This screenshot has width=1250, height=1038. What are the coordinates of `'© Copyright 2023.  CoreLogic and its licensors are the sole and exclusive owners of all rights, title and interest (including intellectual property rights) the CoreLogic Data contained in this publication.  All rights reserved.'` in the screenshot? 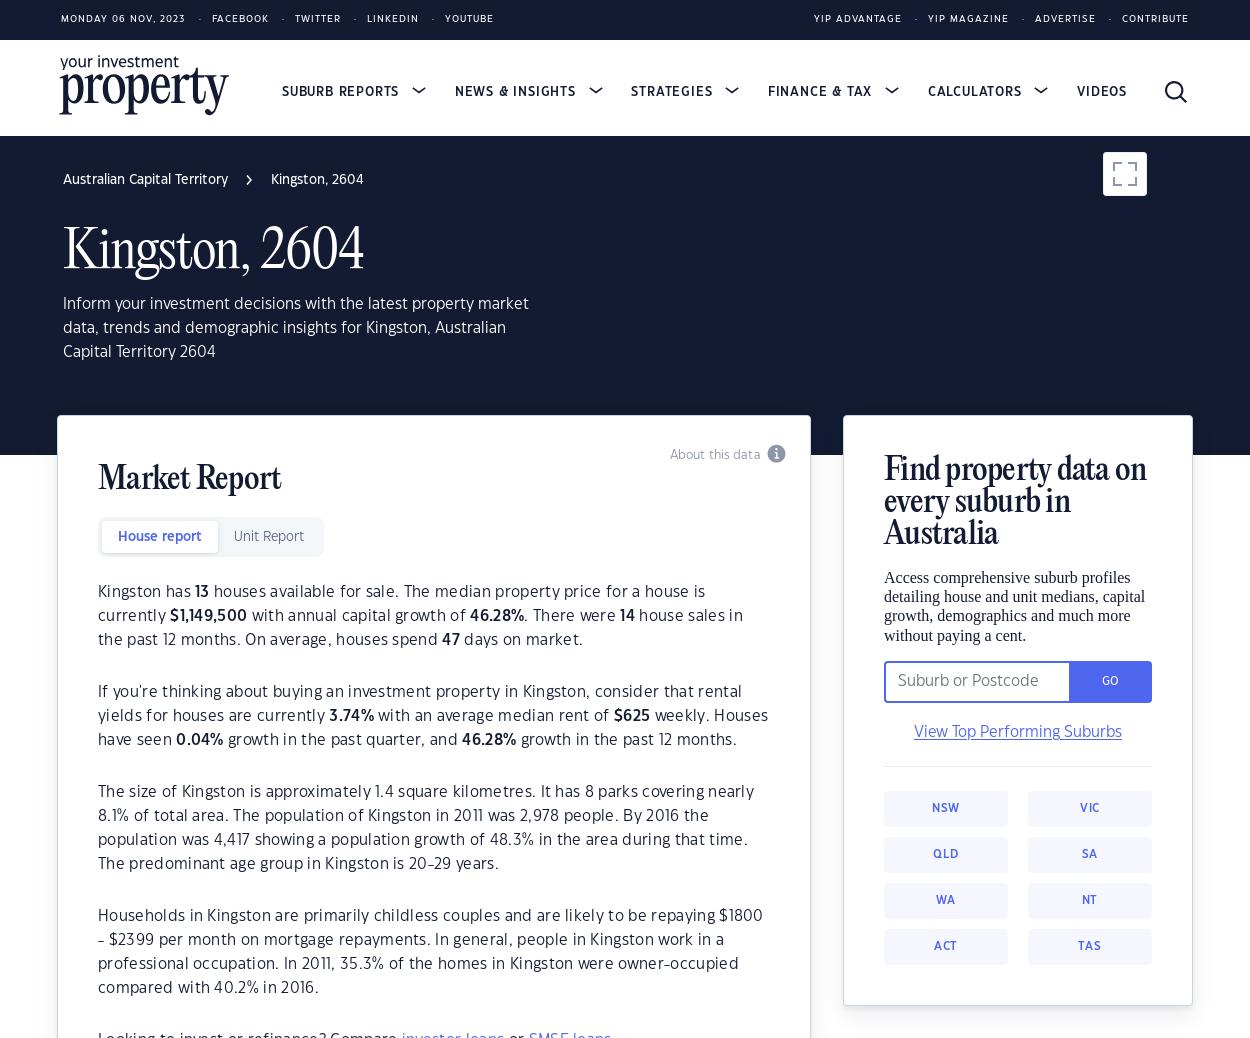 It's located at (619, 849).